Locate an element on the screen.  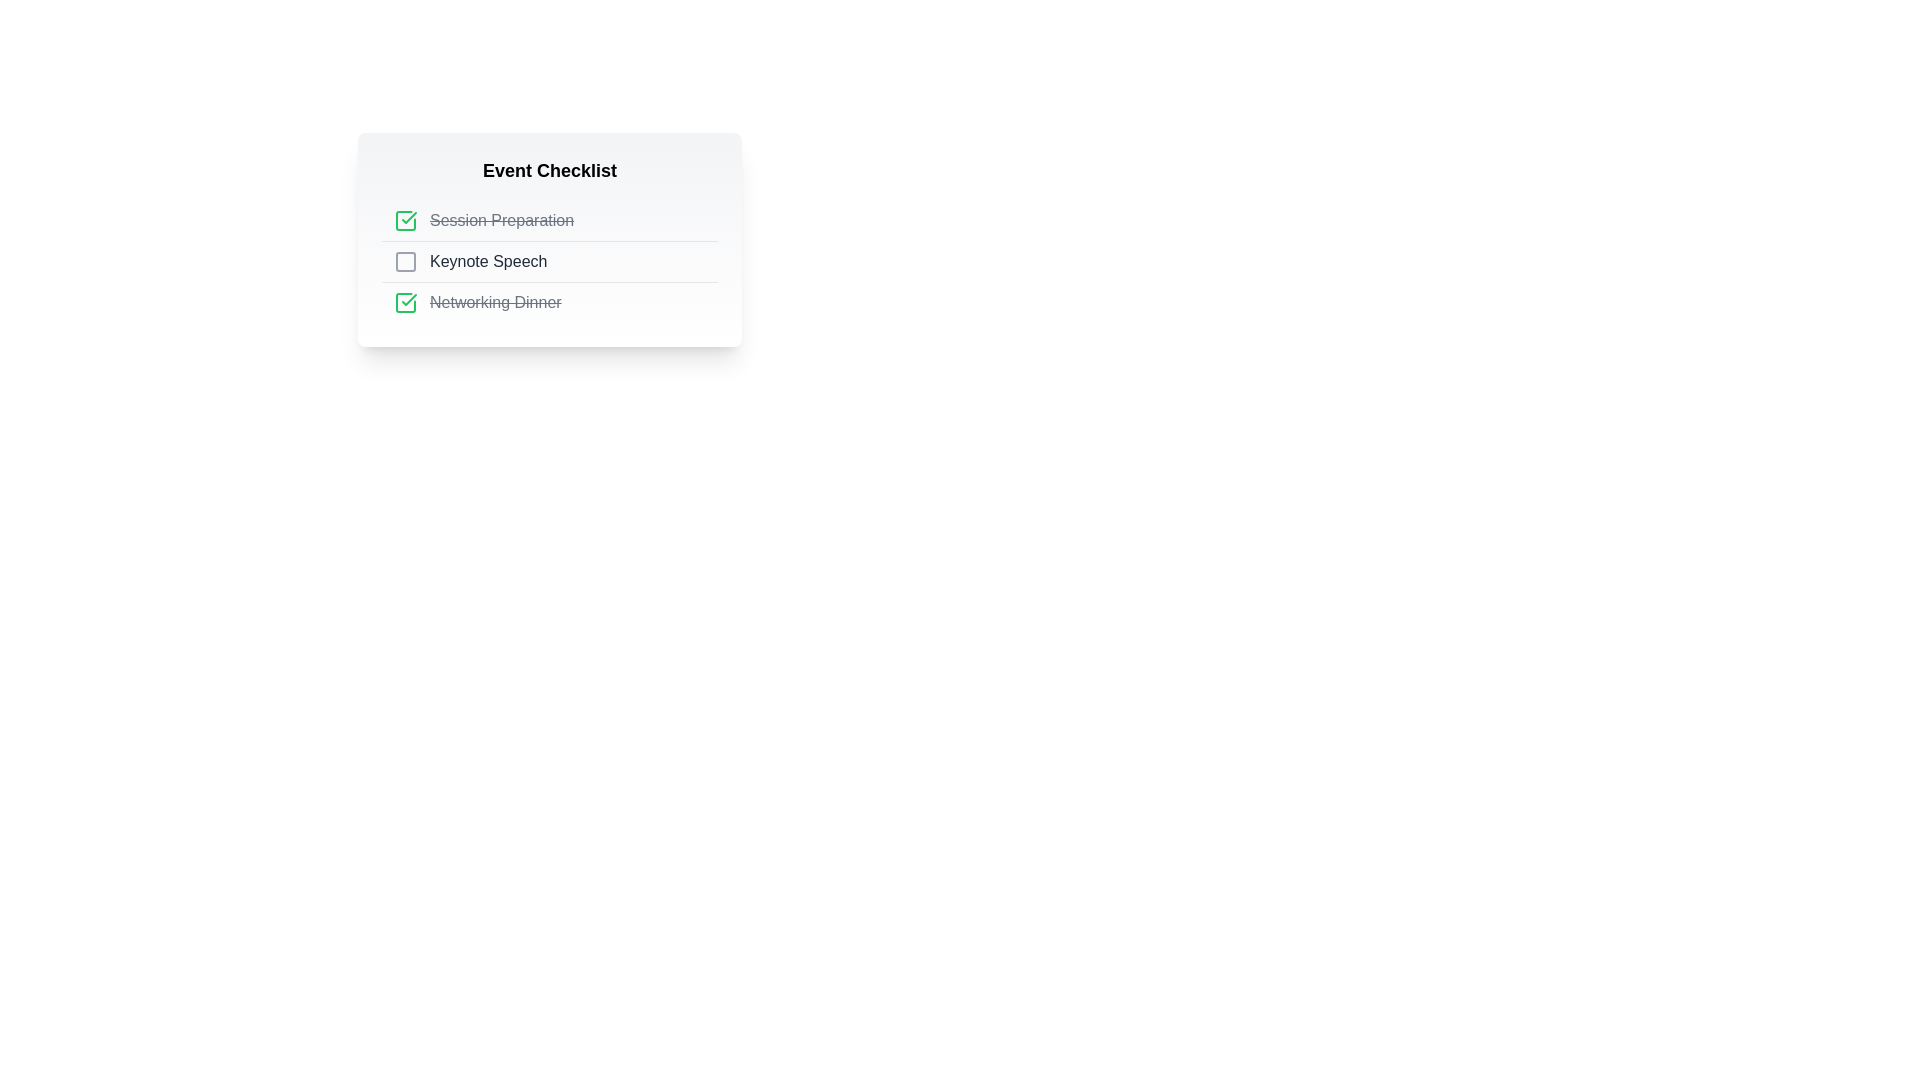
the third checklist entry text label that indicates a completed task with a strikethrough style is located at coordinates (495, 303).